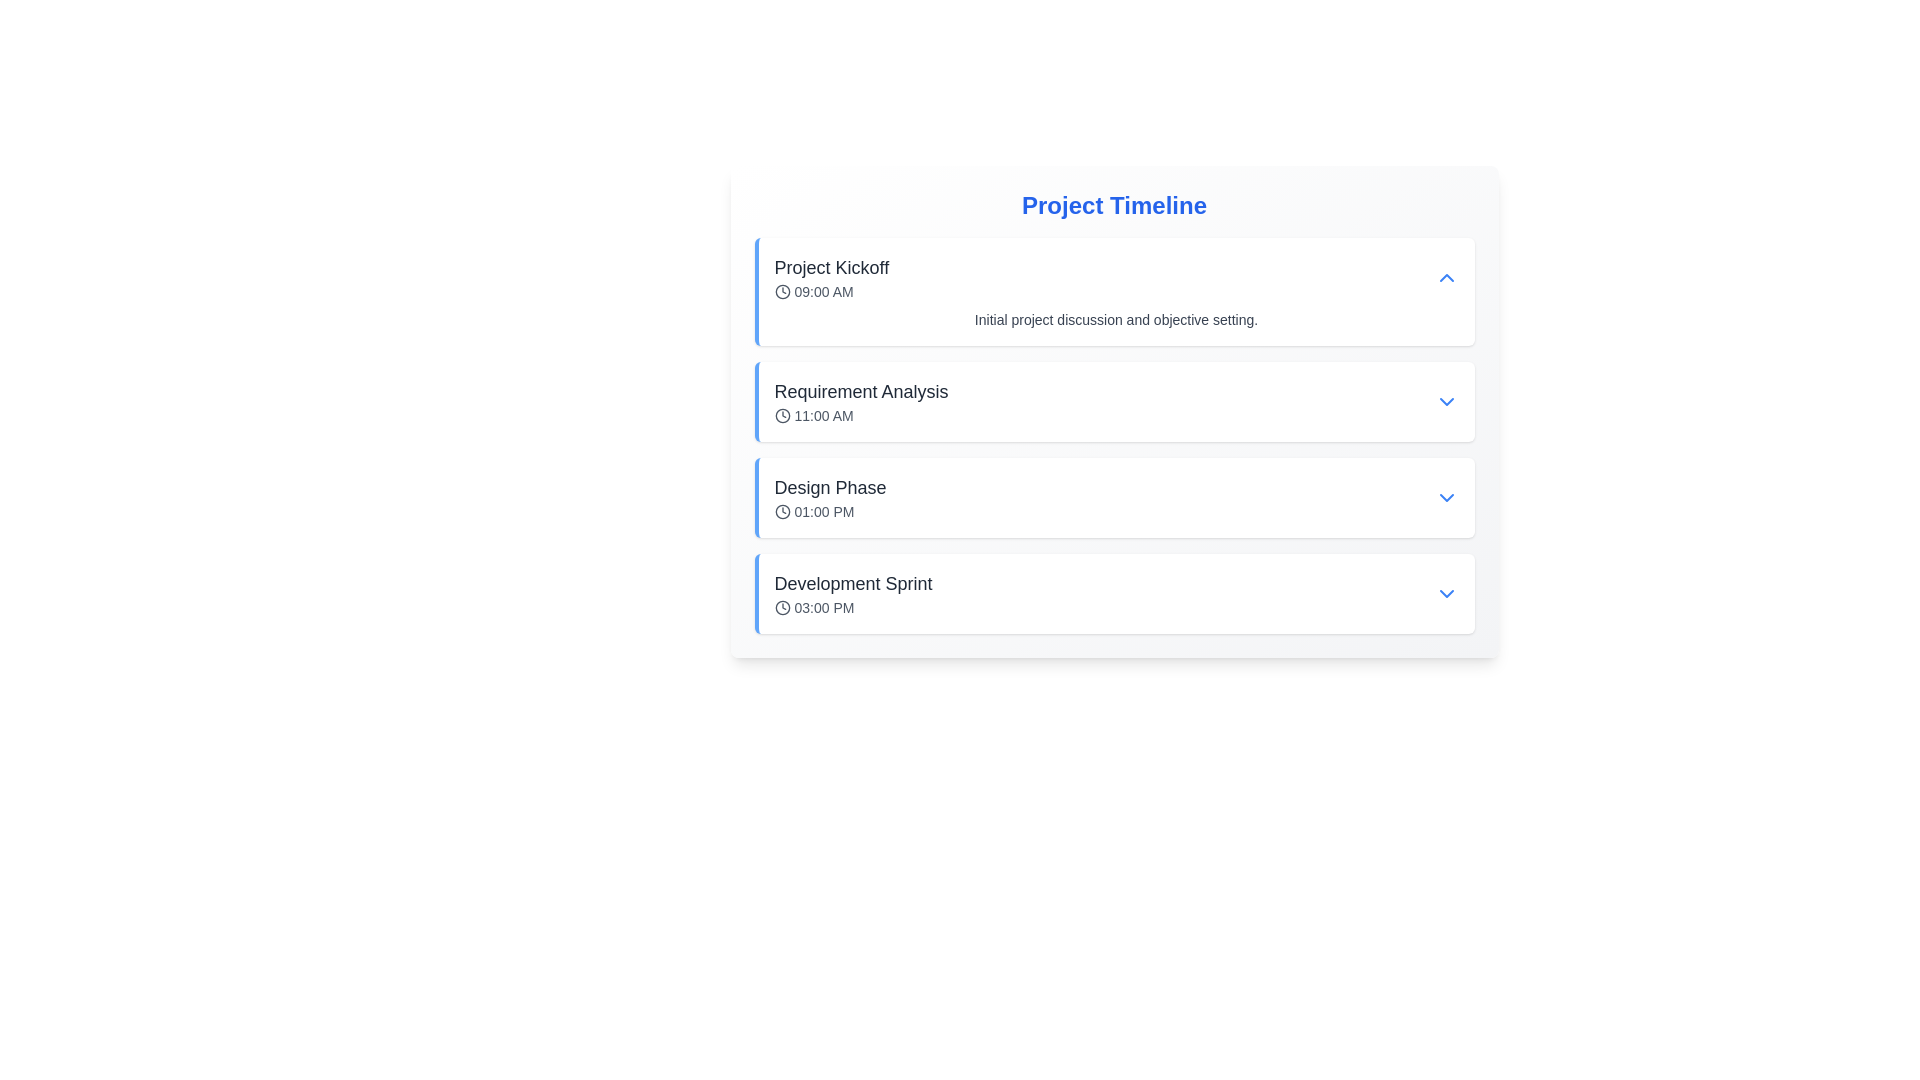 The height and width of the screenshot is (1080, 1920). Describe the element at coordinates (781, 292) in the screenshot. I see `the decorative icon located next to the '09:00 AM' time indicator in the 'Project Kickoff' timeline` at that location.